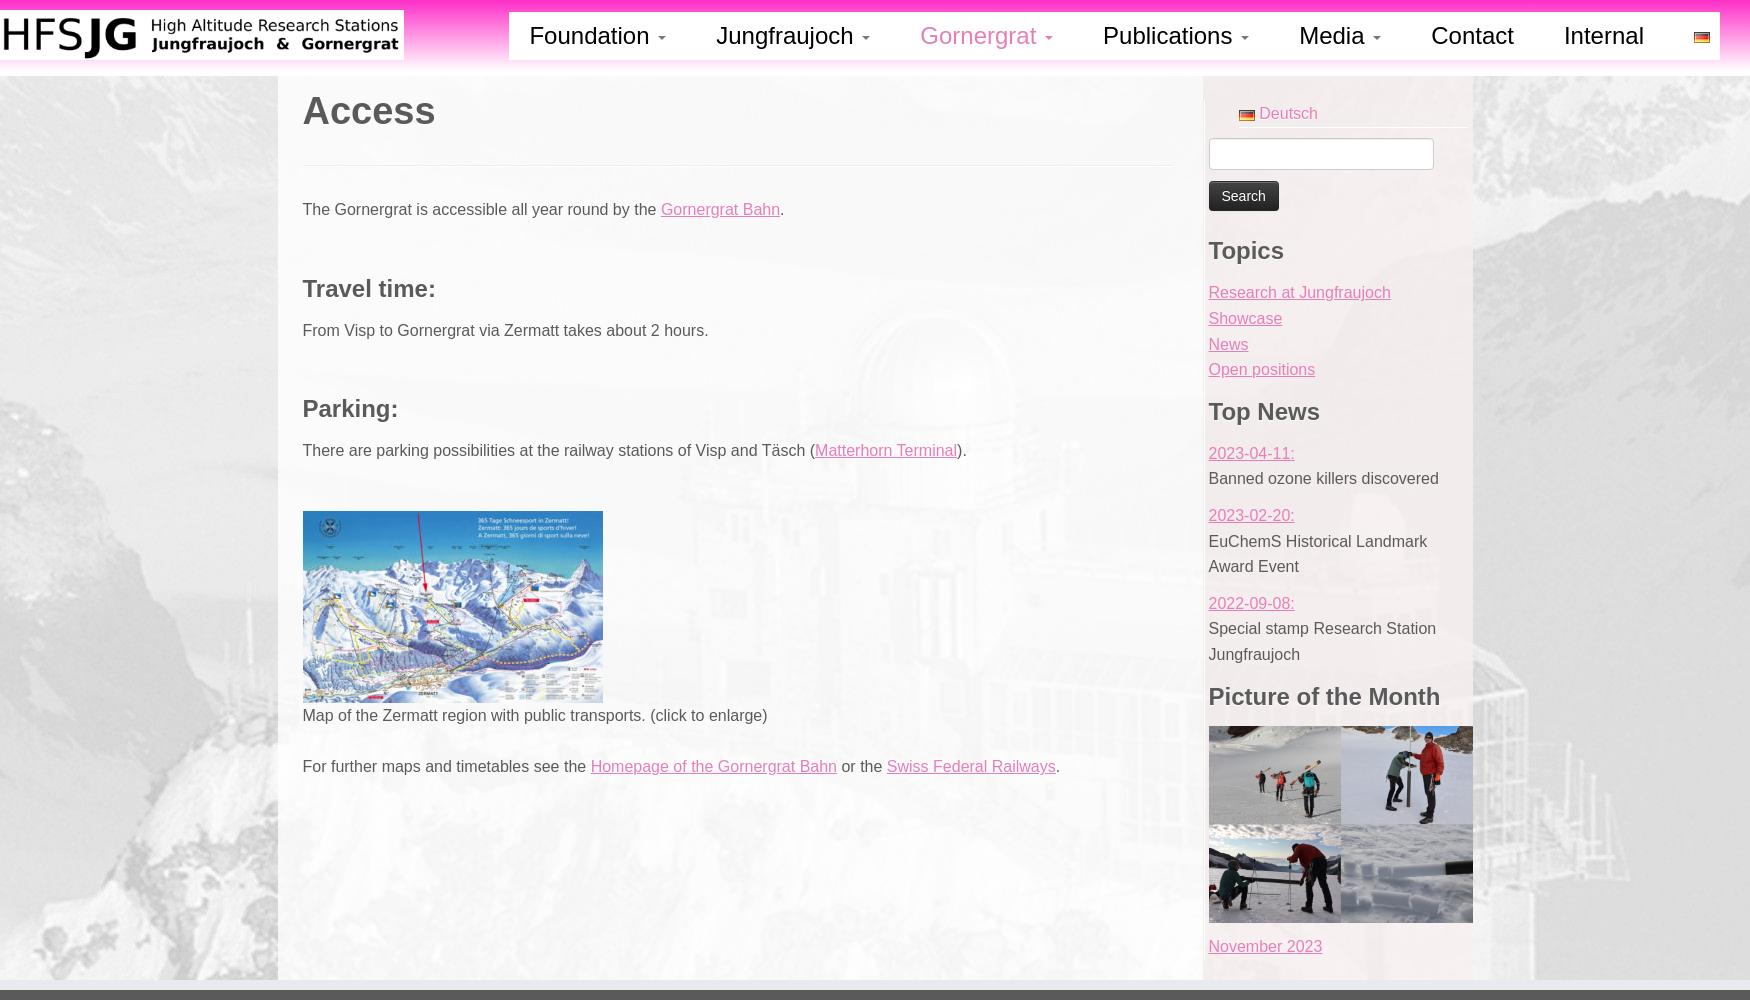 Image resolution: width=1750 pixels, height=1000 pixels. What do you see at coordinates (1208, 514) in the screenshot?
I see `'2023-02-20:'` at bounding box center [1208, 514].